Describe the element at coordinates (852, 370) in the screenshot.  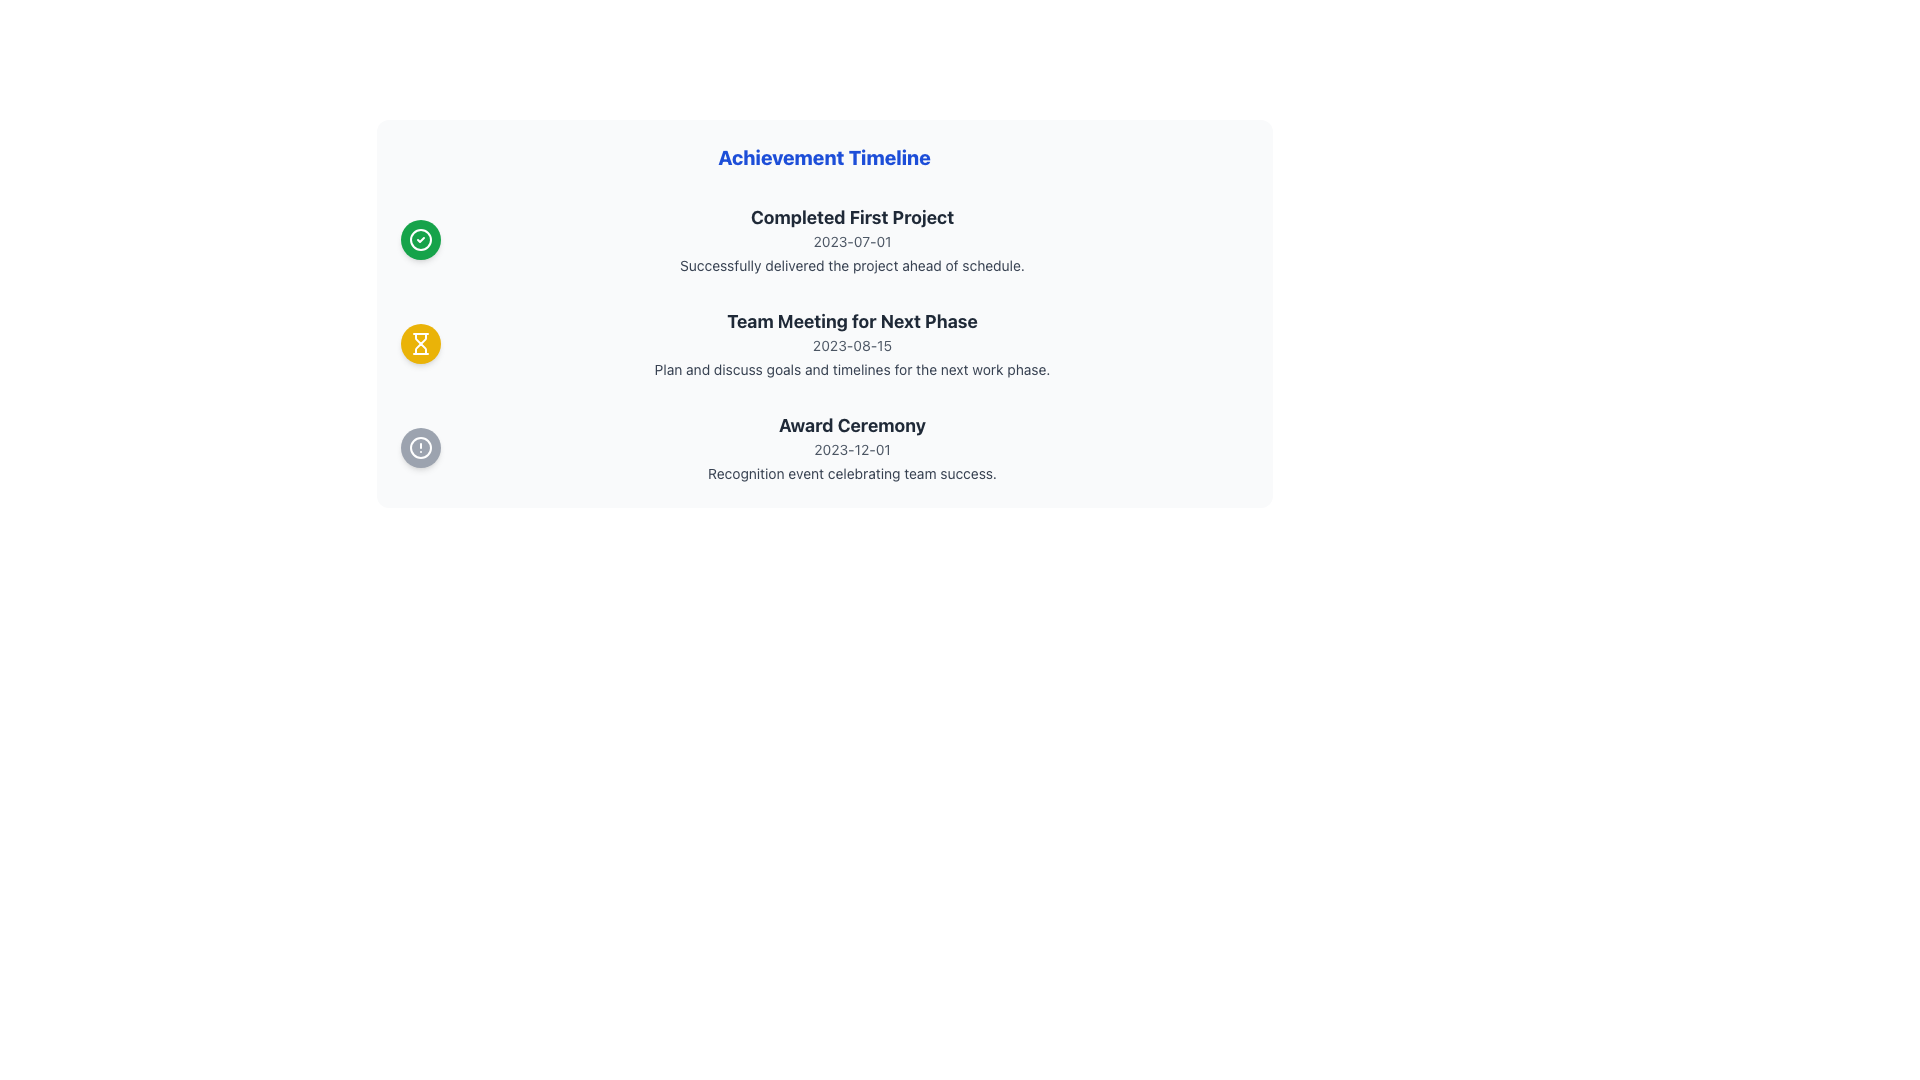
I see `descriptive text label that provides additional details about the topic 'Plan and discuss goals and timelines for the next work phase.'` at that location.